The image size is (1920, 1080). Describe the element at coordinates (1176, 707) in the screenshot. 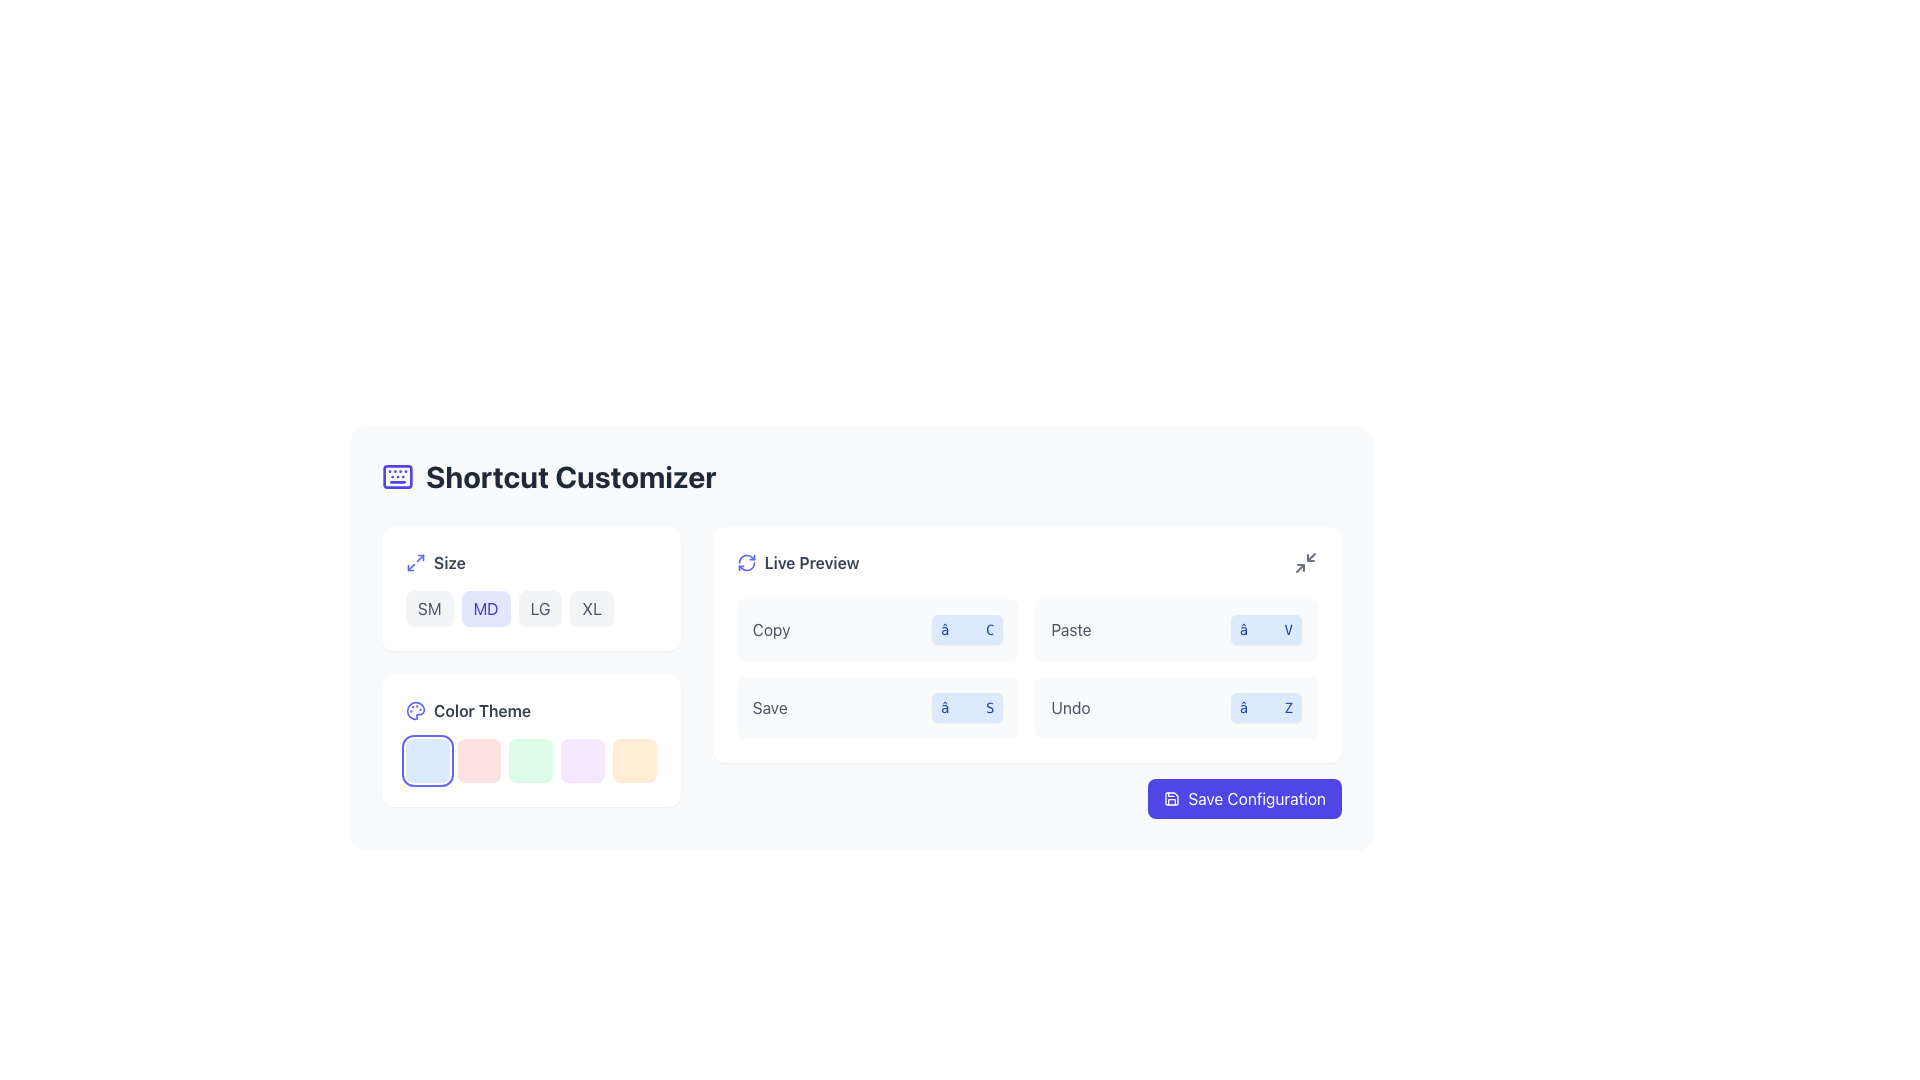

I see `the button representing the 'Undo' operation, located in the bottom-right grid of the 'Live Preview' section, specifically the fourth element below 'Paste ⌘ V'` at that location.